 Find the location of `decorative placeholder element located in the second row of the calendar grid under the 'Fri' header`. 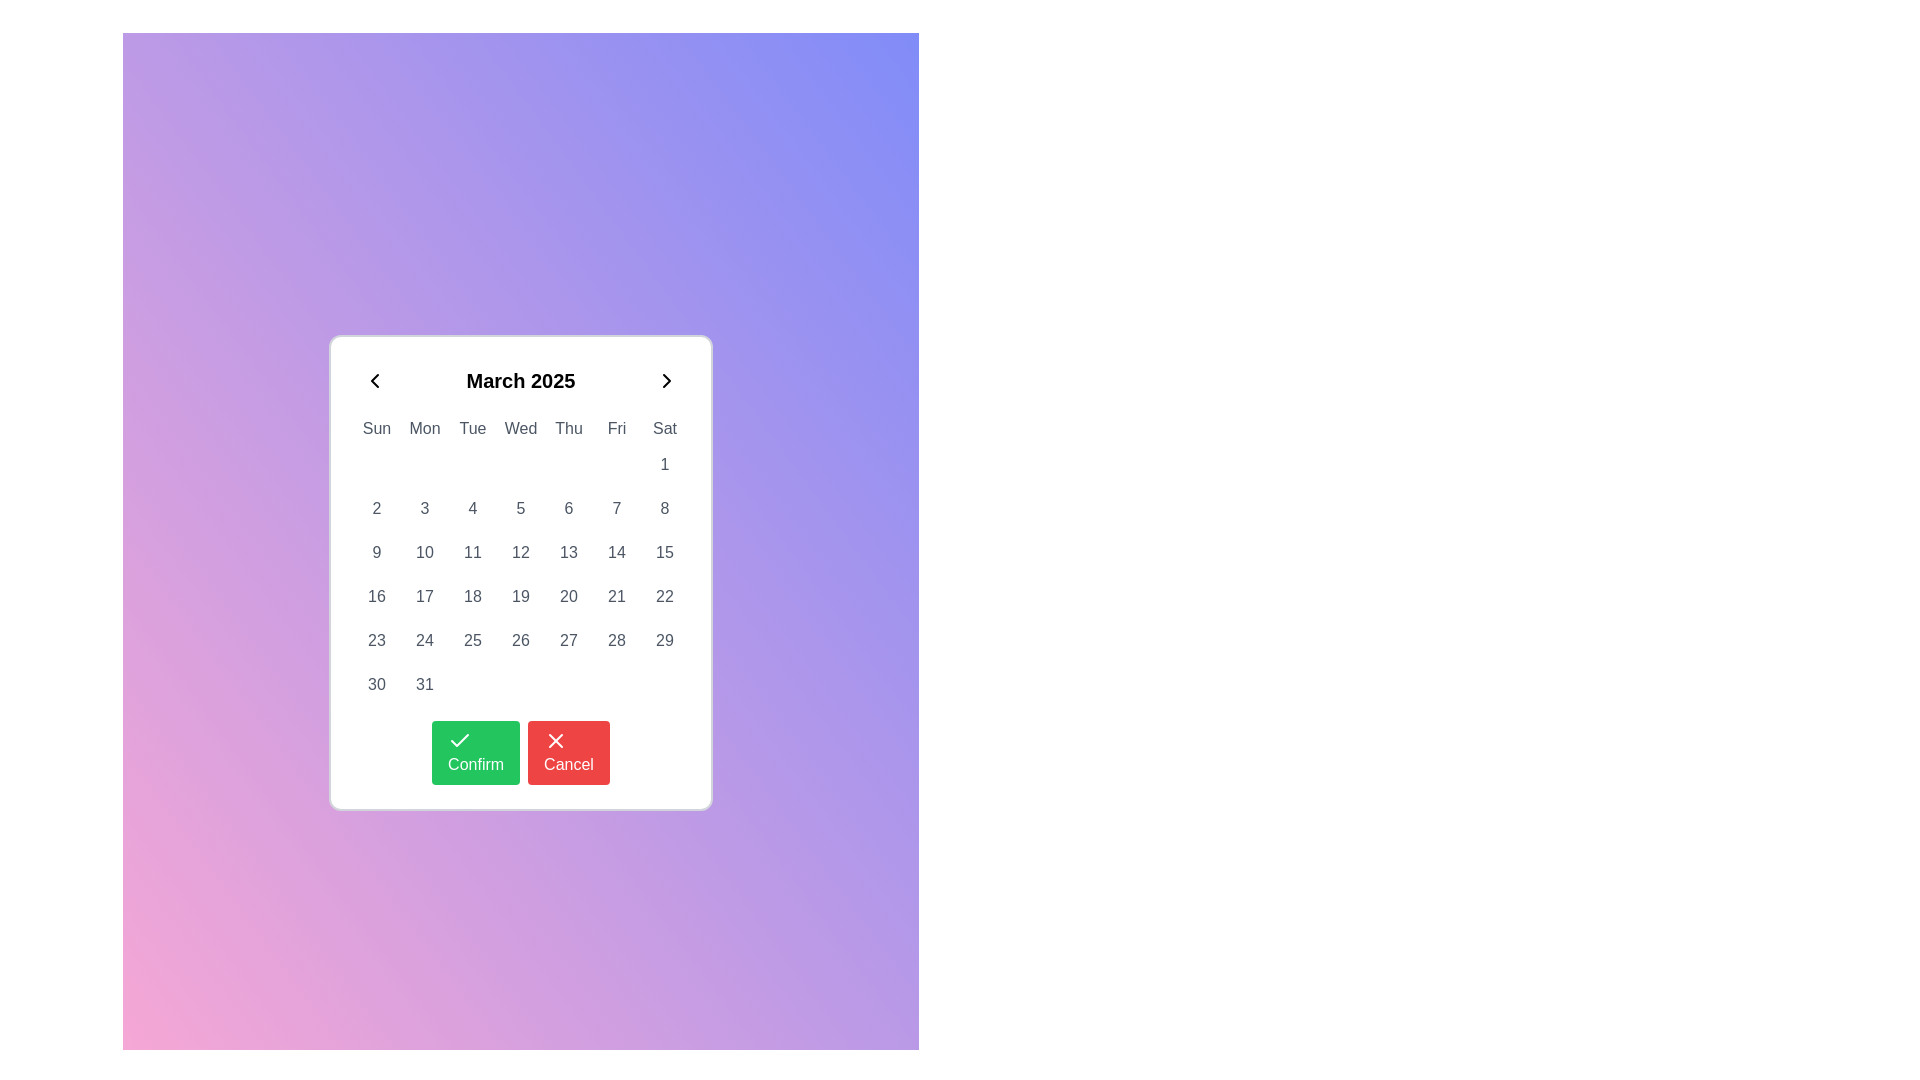

decorative placeholder element located in the second row of the calendar grid under the 'Fri' header is located at coordinates (616, 465).